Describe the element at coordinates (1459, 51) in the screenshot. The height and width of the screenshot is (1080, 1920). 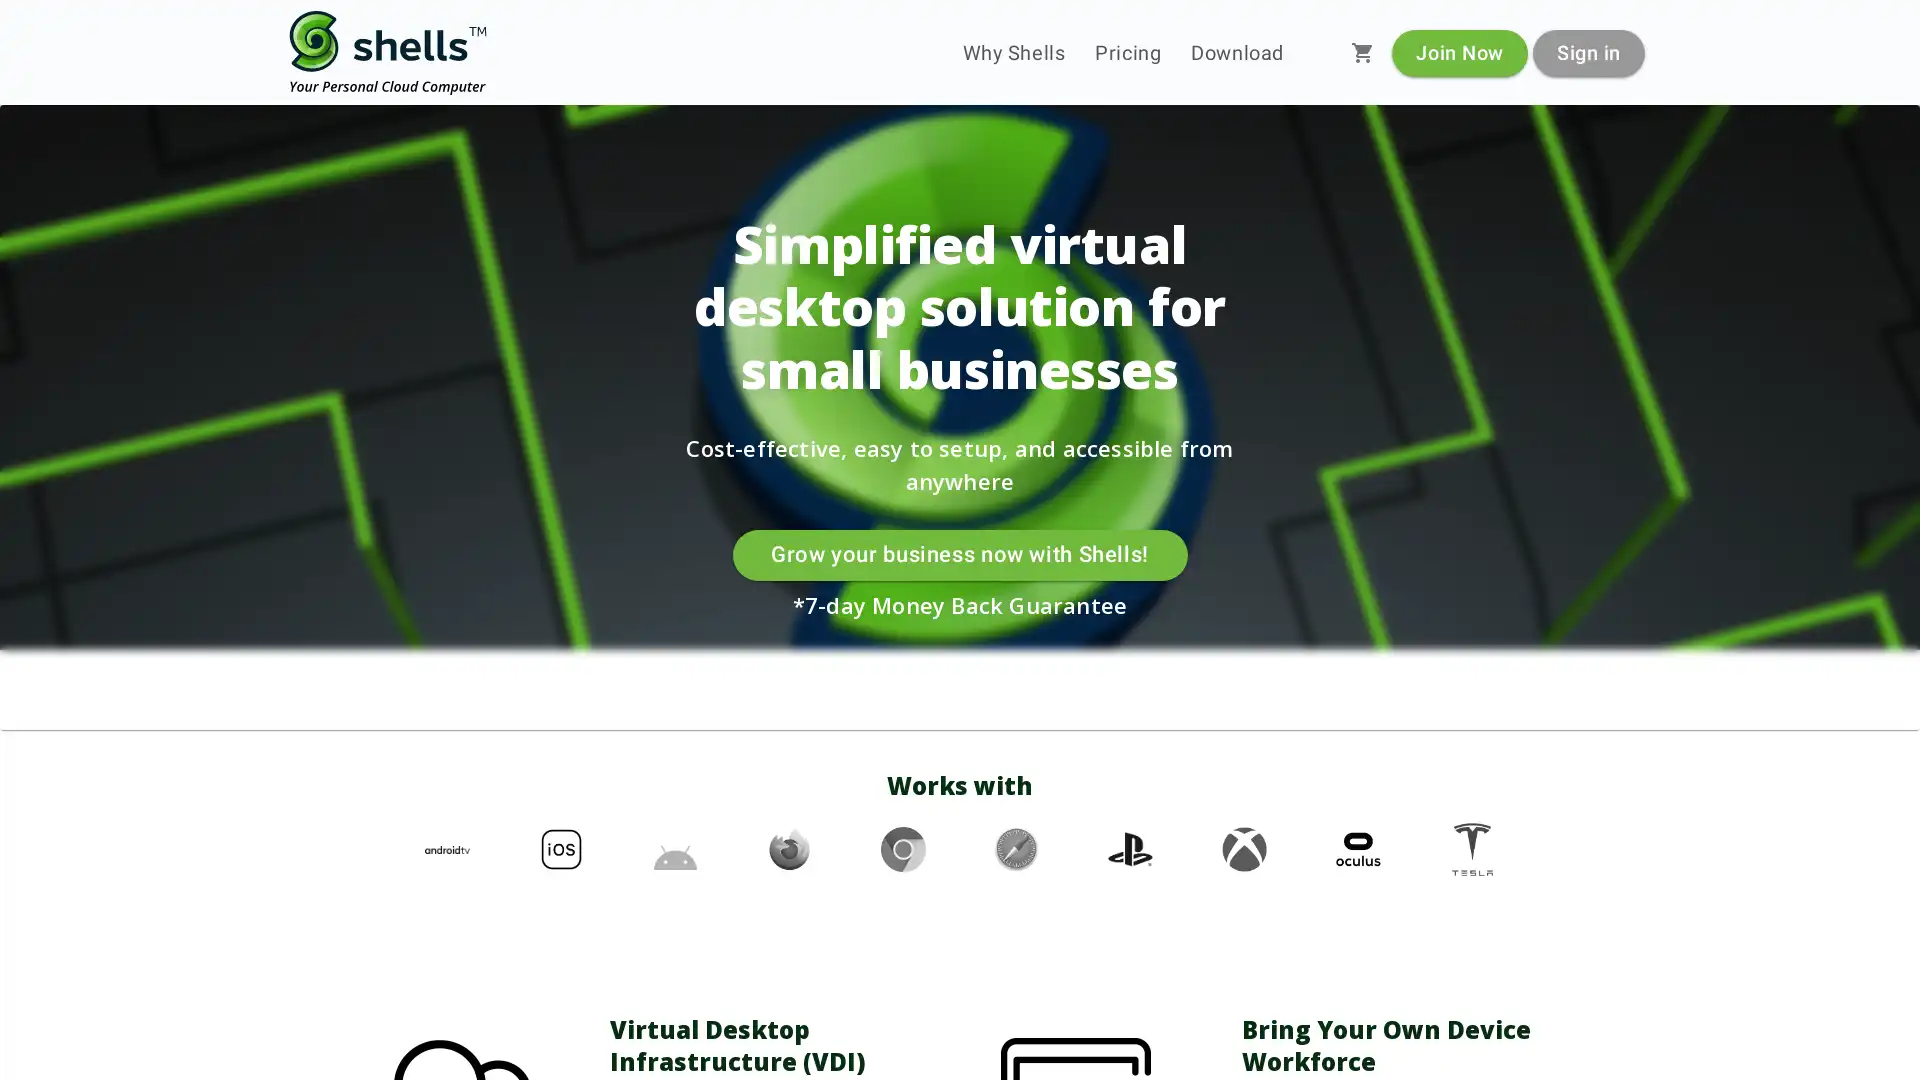
I see `Join Now` at that location.